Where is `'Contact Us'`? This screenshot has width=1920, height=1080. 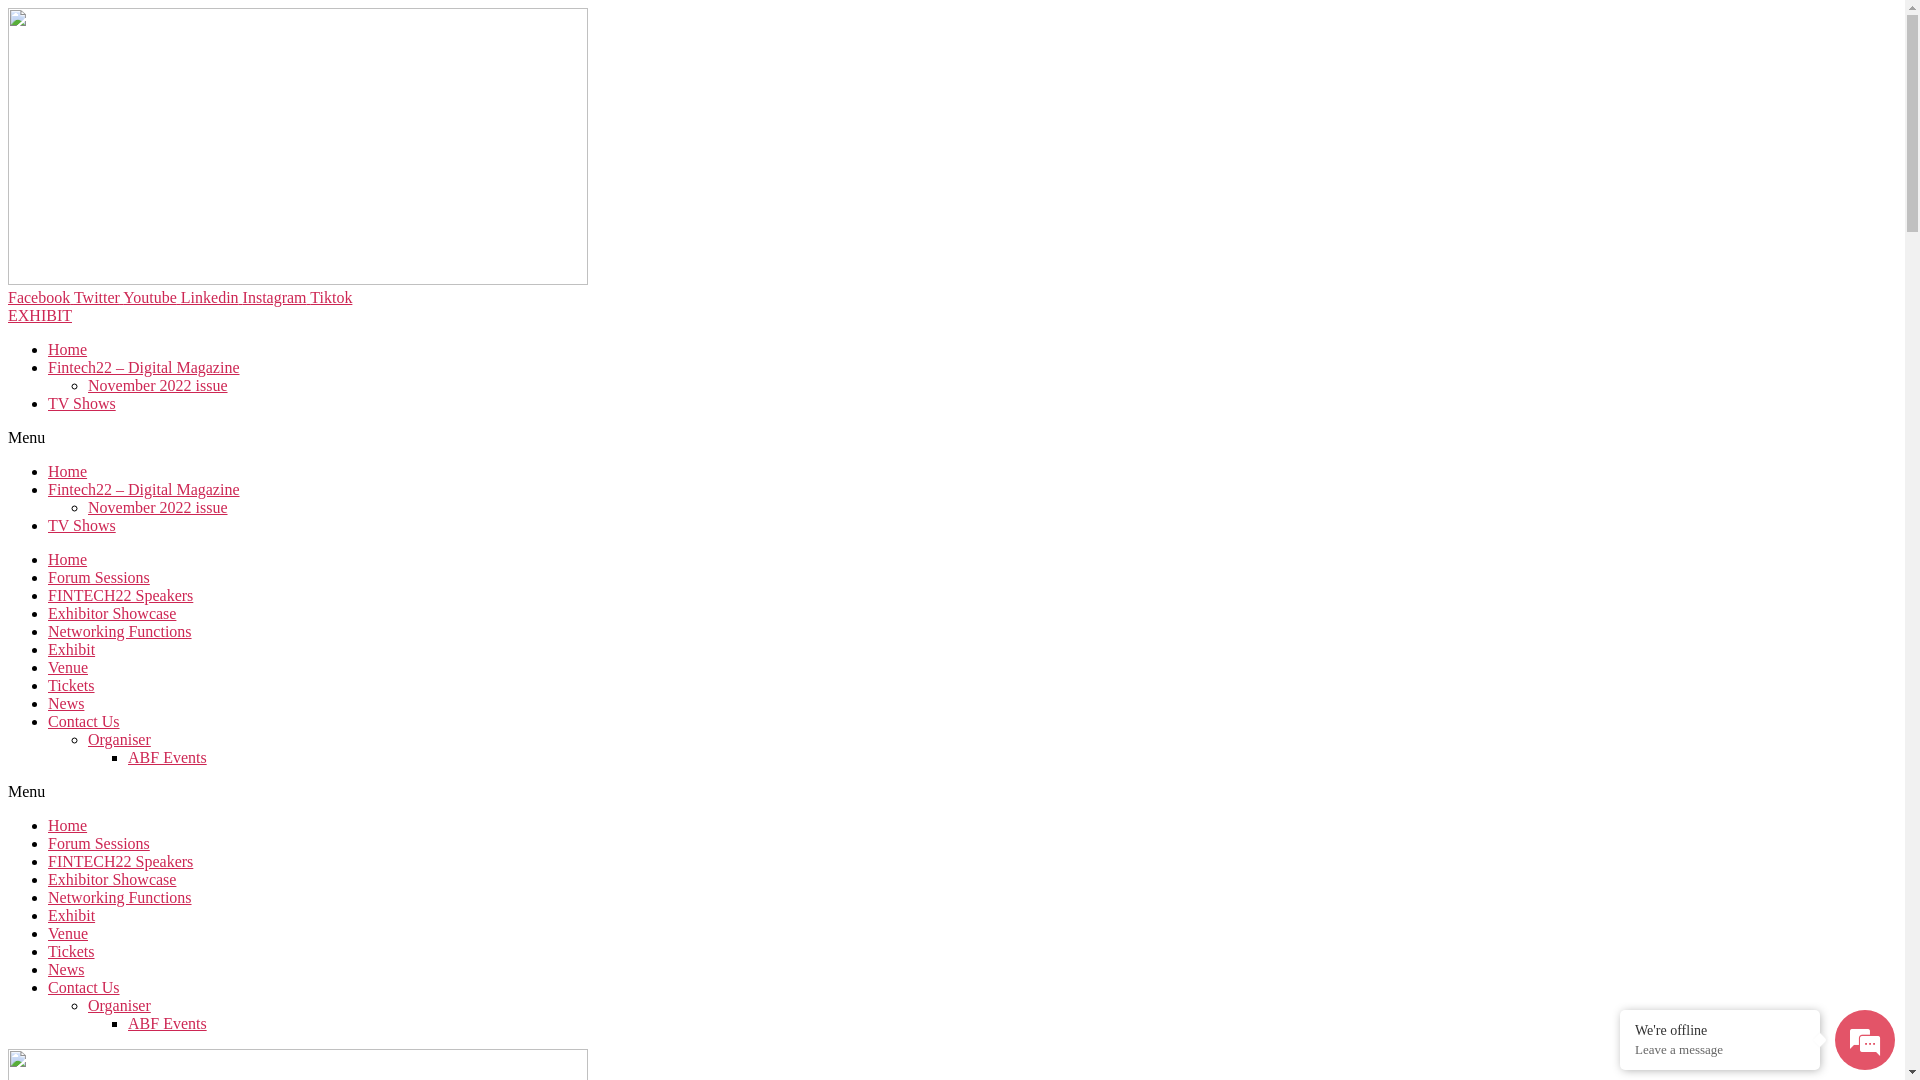
'Contact Us' is located at coordinates (82, 986).